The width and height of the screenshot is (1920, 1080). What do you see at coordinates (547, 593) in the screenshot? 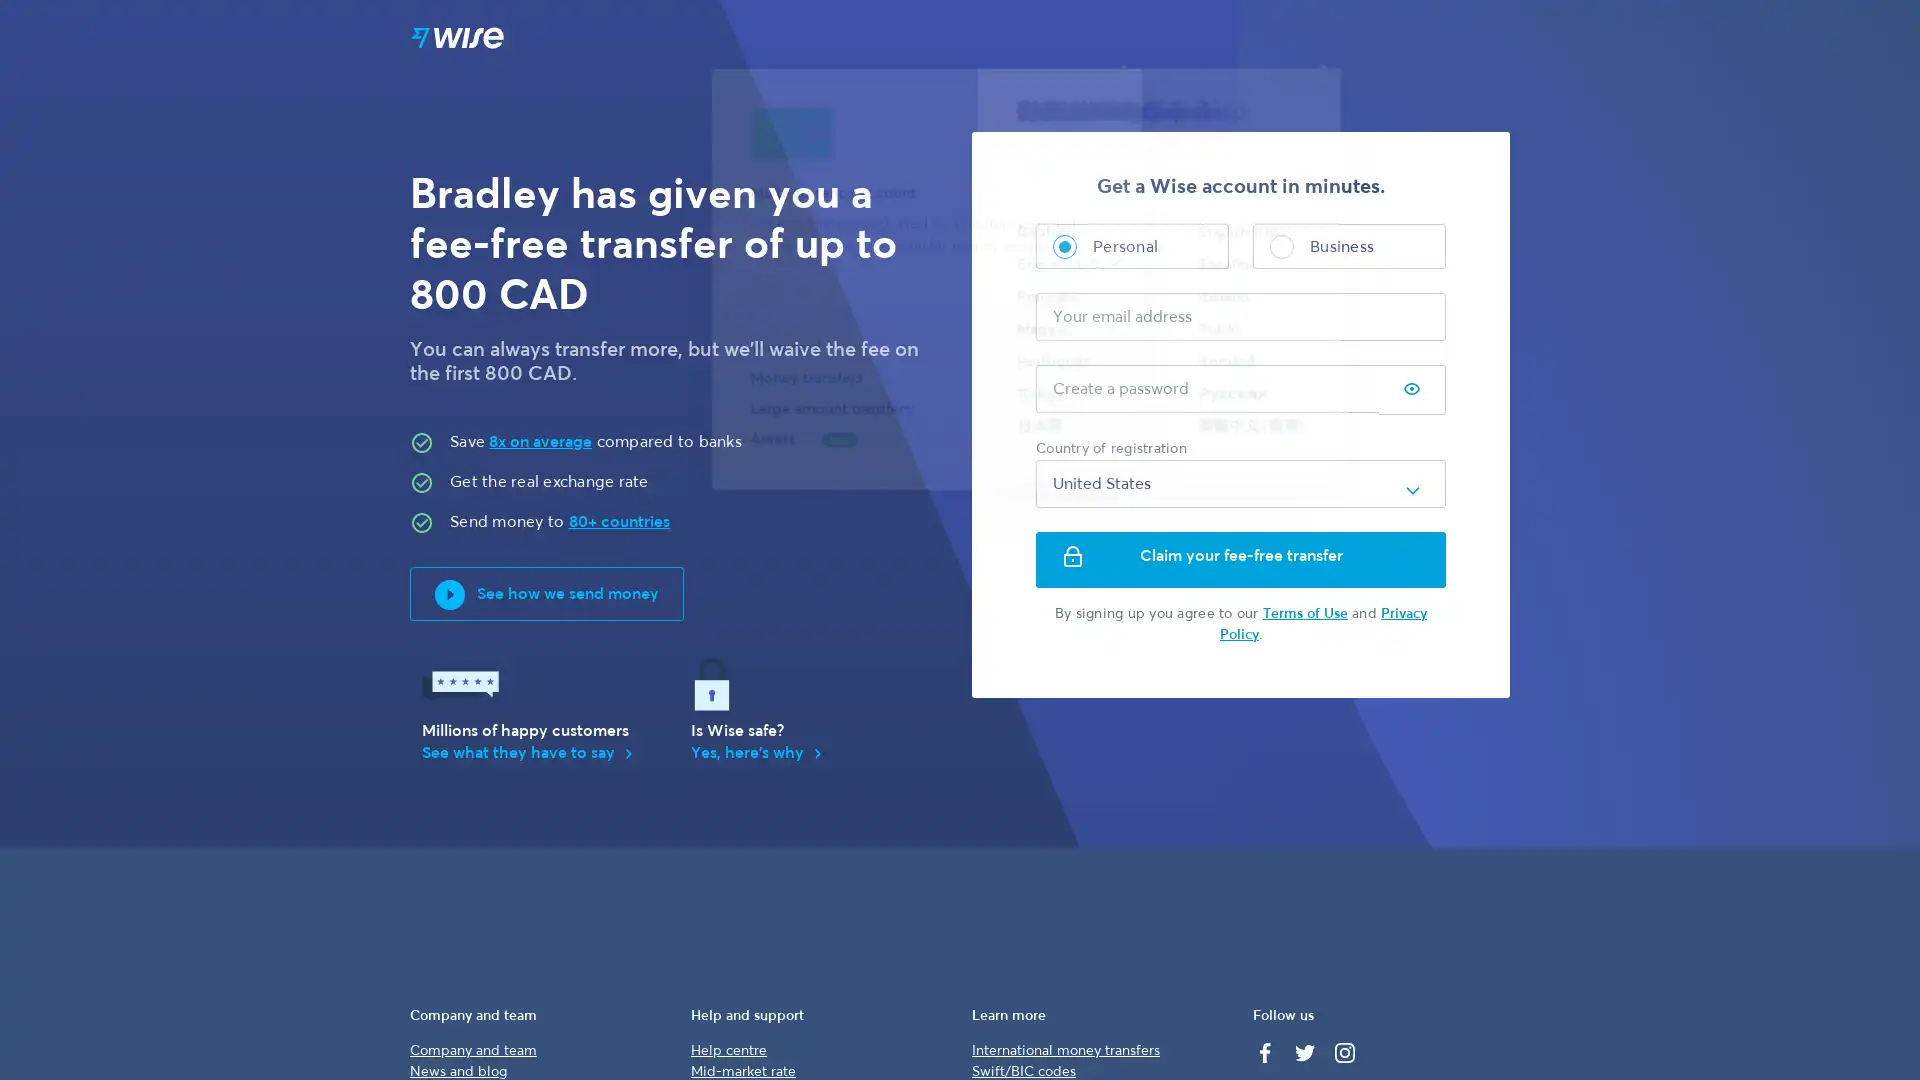
I see `See how we send money` at bounding box center [547, 593].